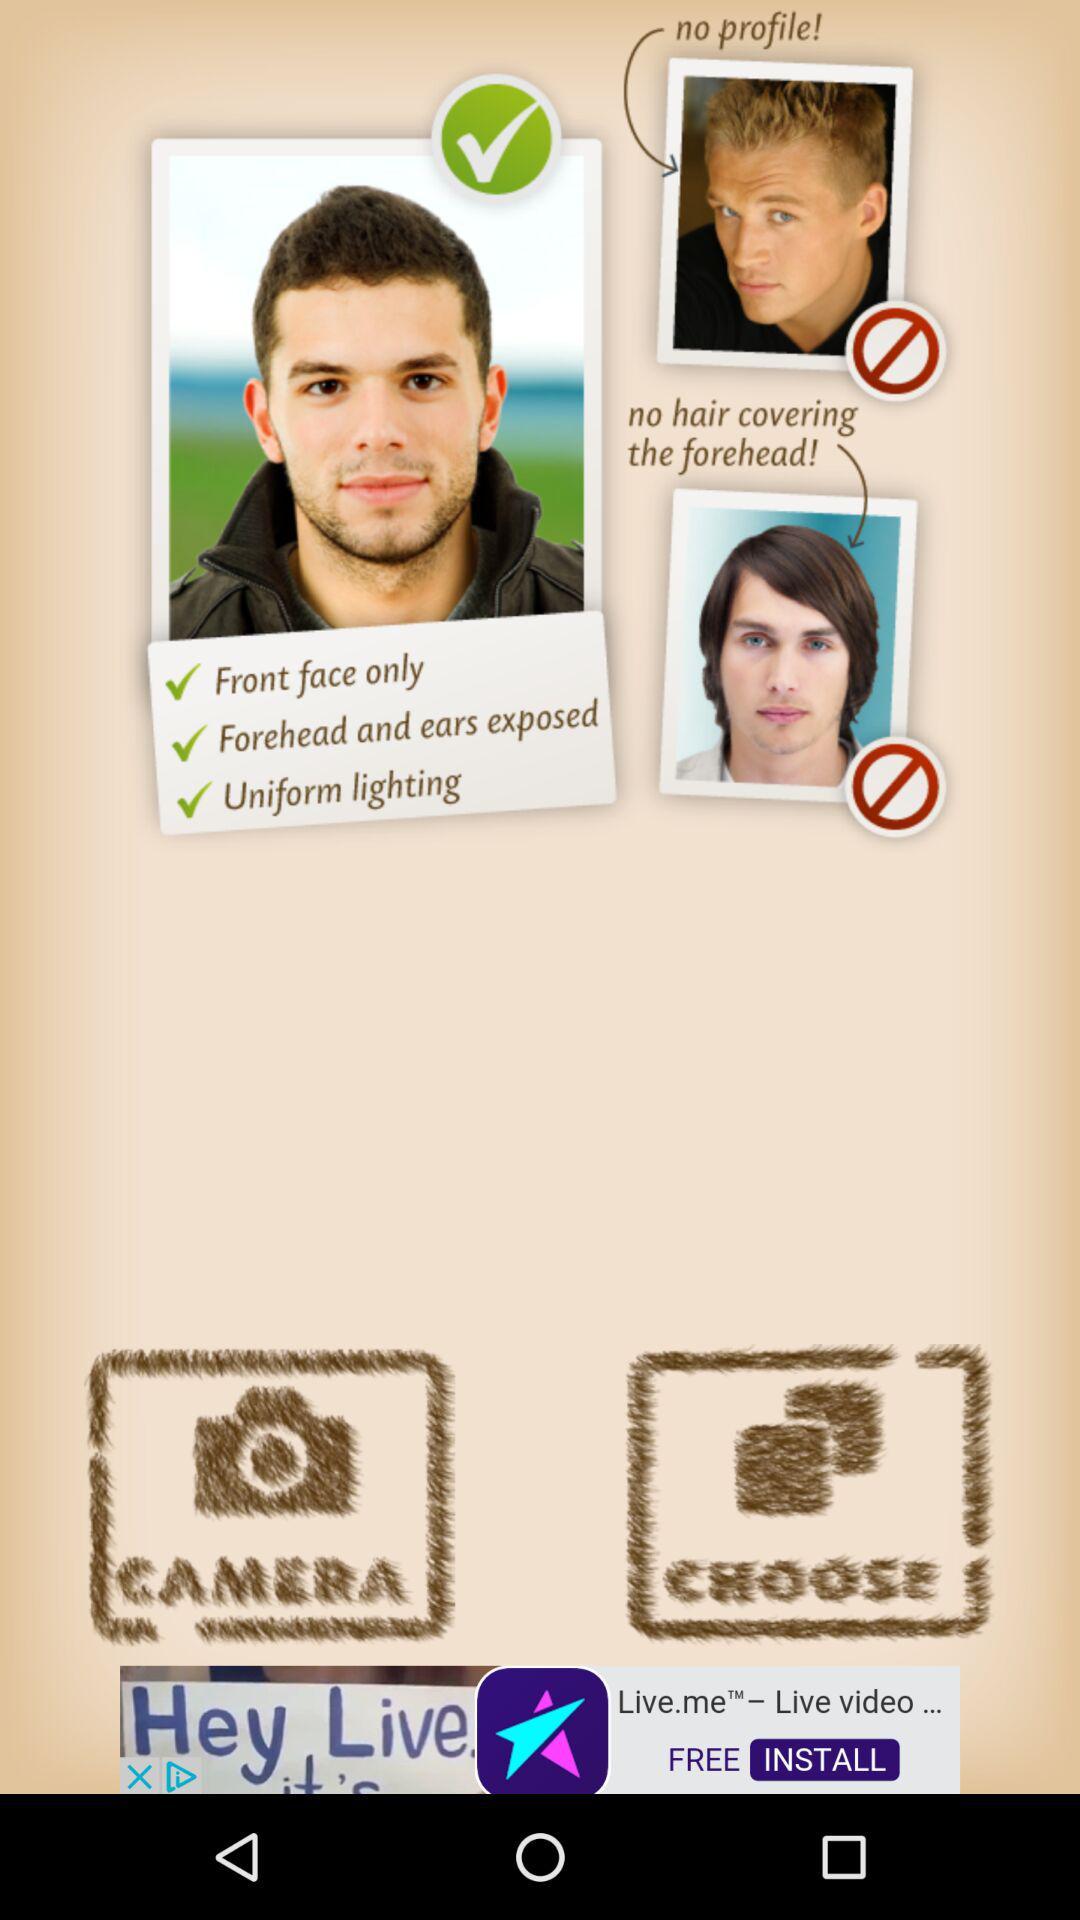  I want to click on choose, so click(808, 1495).